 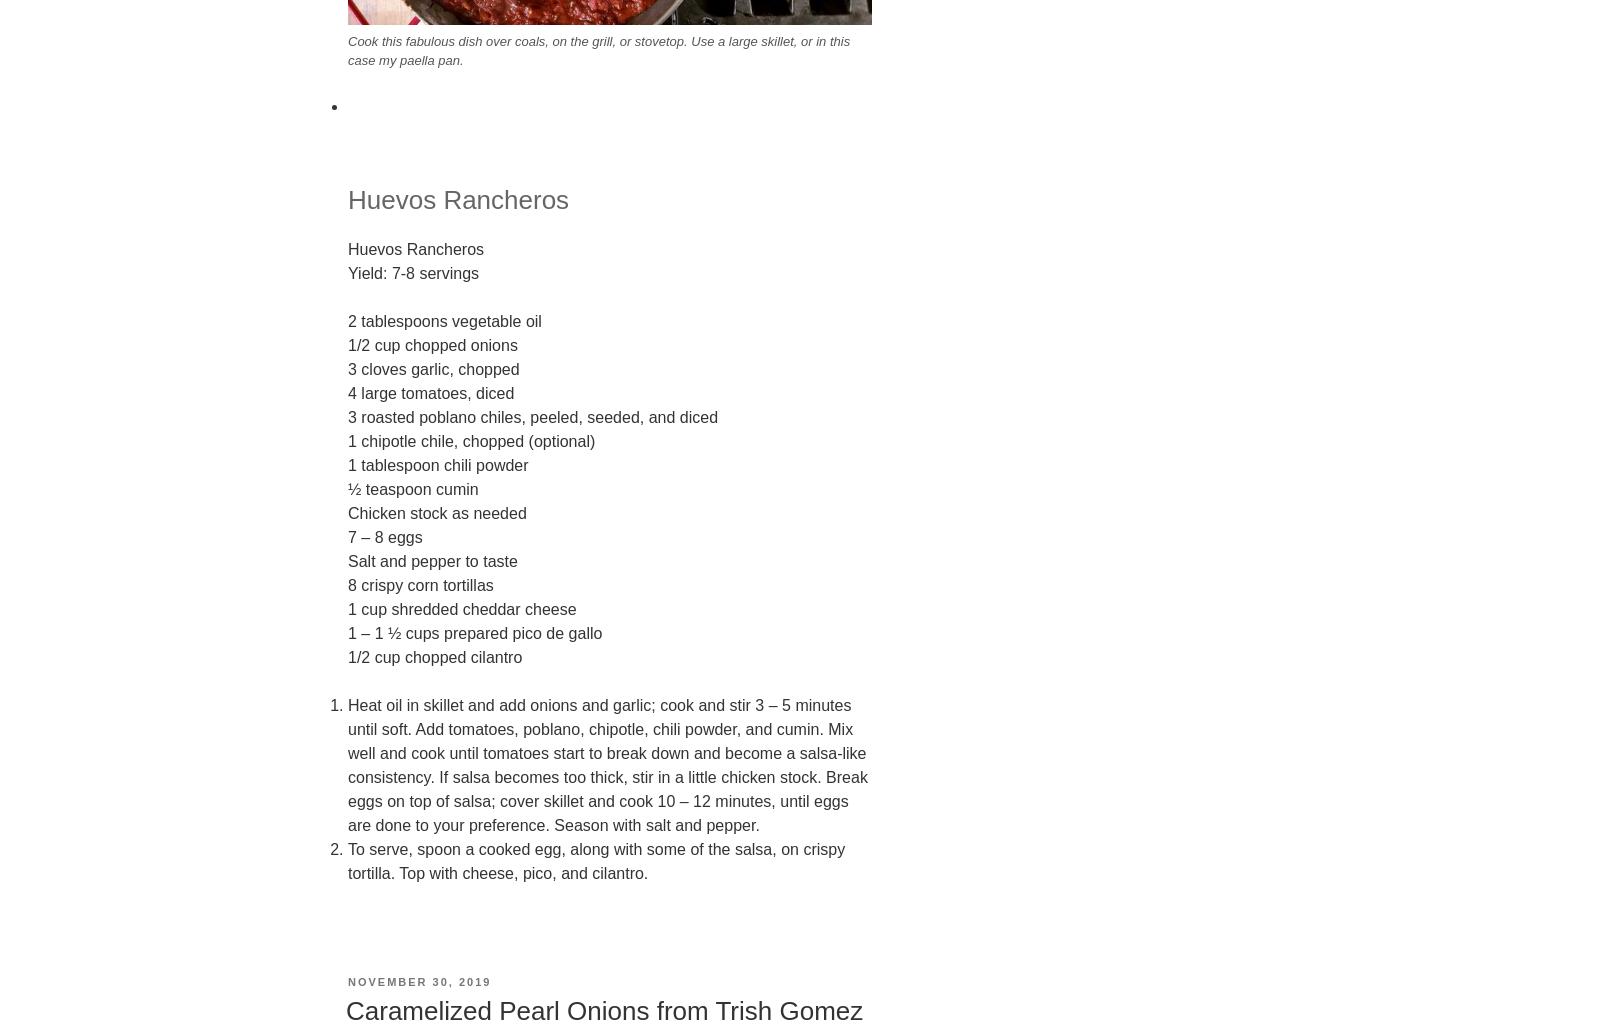 What do you see at coordinates (412, 272) in the screenshot?
I see `'Yield: 7-8 servings'` at bounding box center [412, 272].